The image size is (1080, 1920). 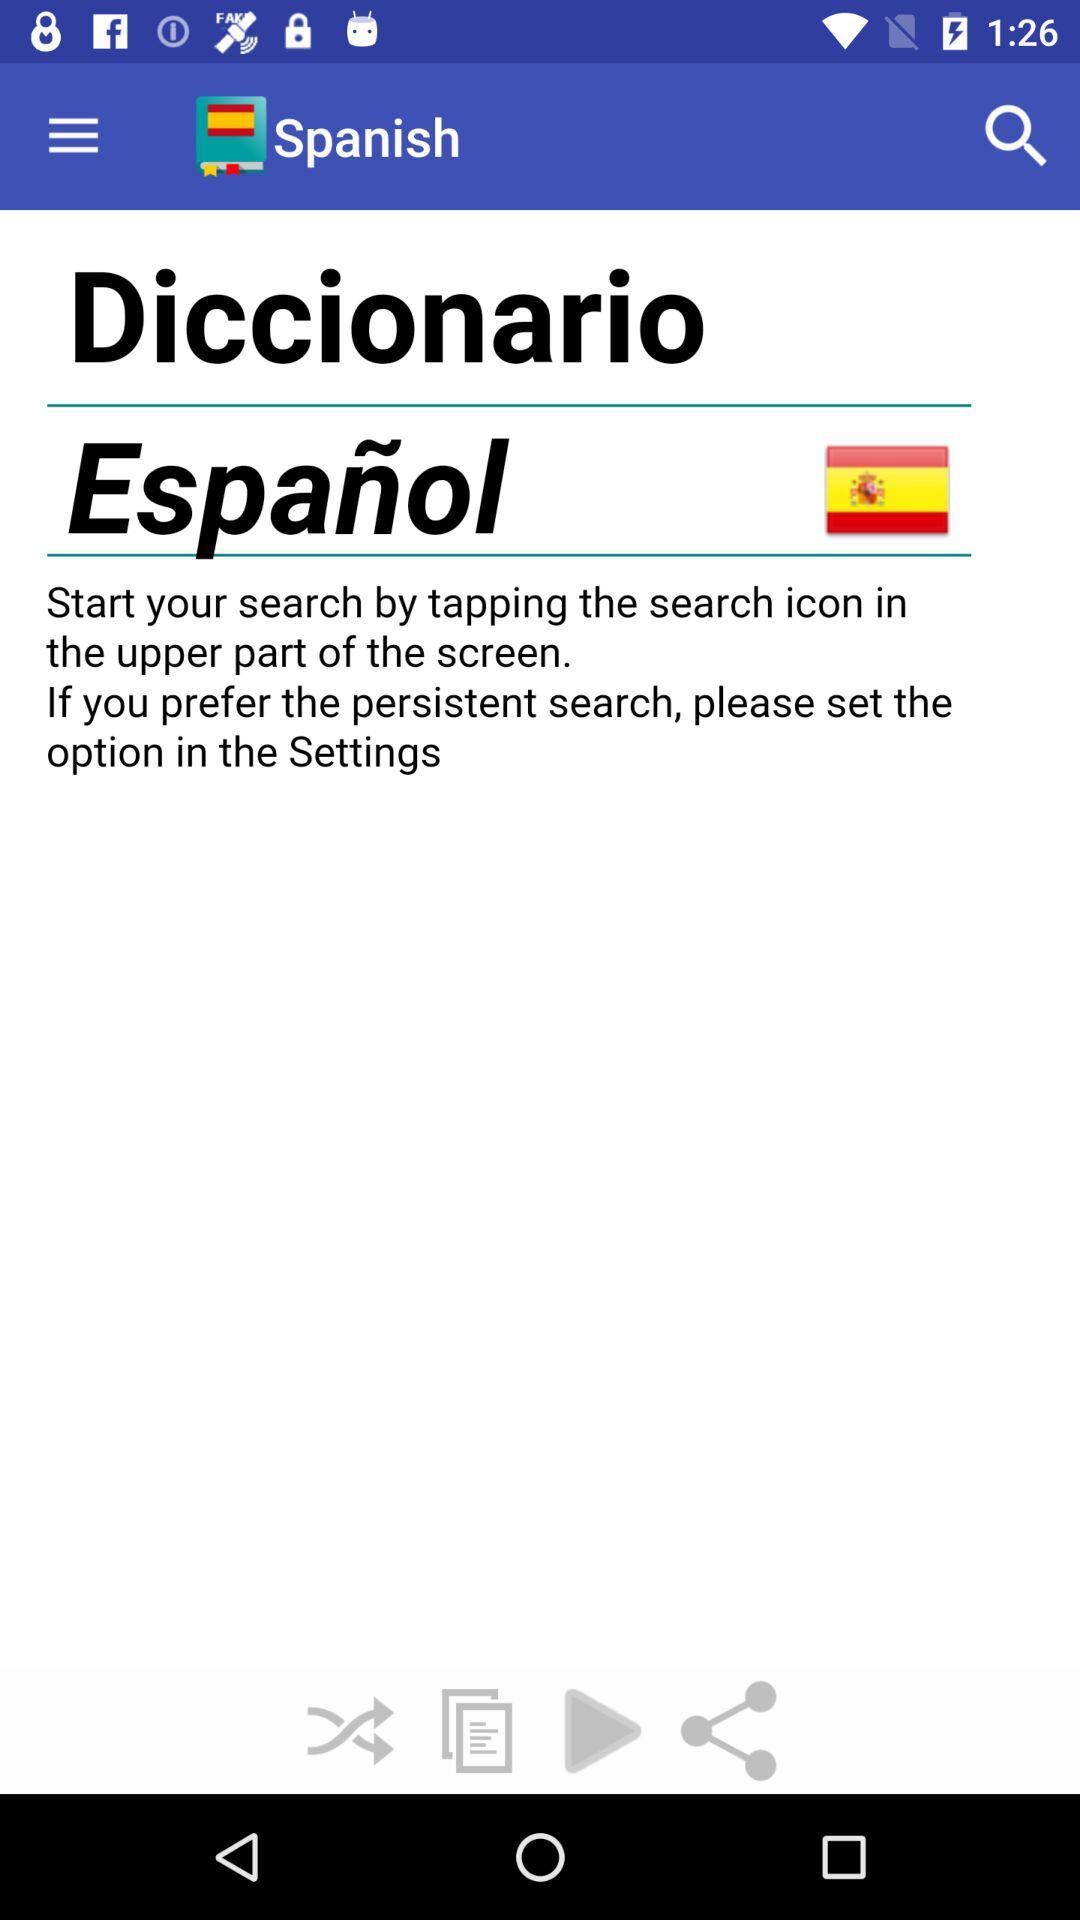 What do you see at coordinates (601, 1730) in the screenshot?
I see `the play icon` at bounding box center [601, 1730].